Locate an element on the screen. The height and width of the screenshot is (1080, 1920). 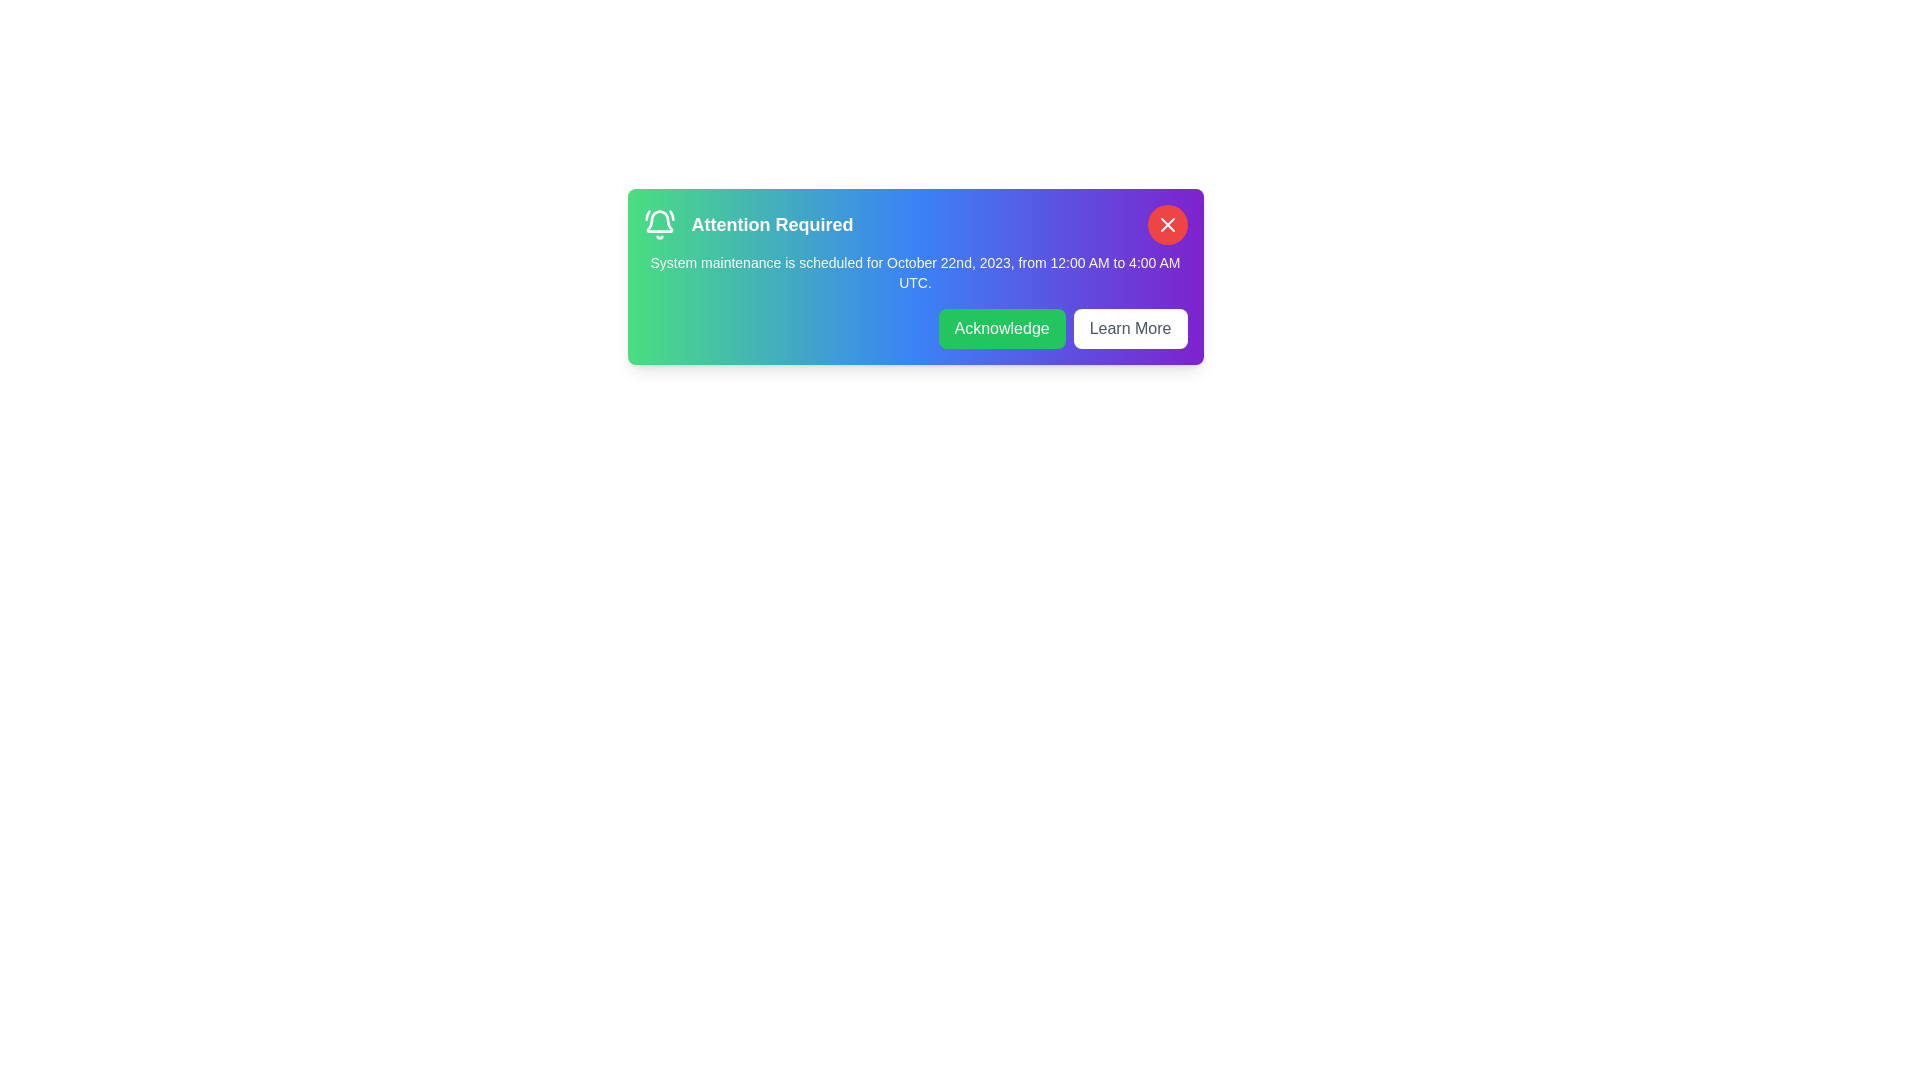
the 'Learn More' button is located at coordinates (1130, 327).